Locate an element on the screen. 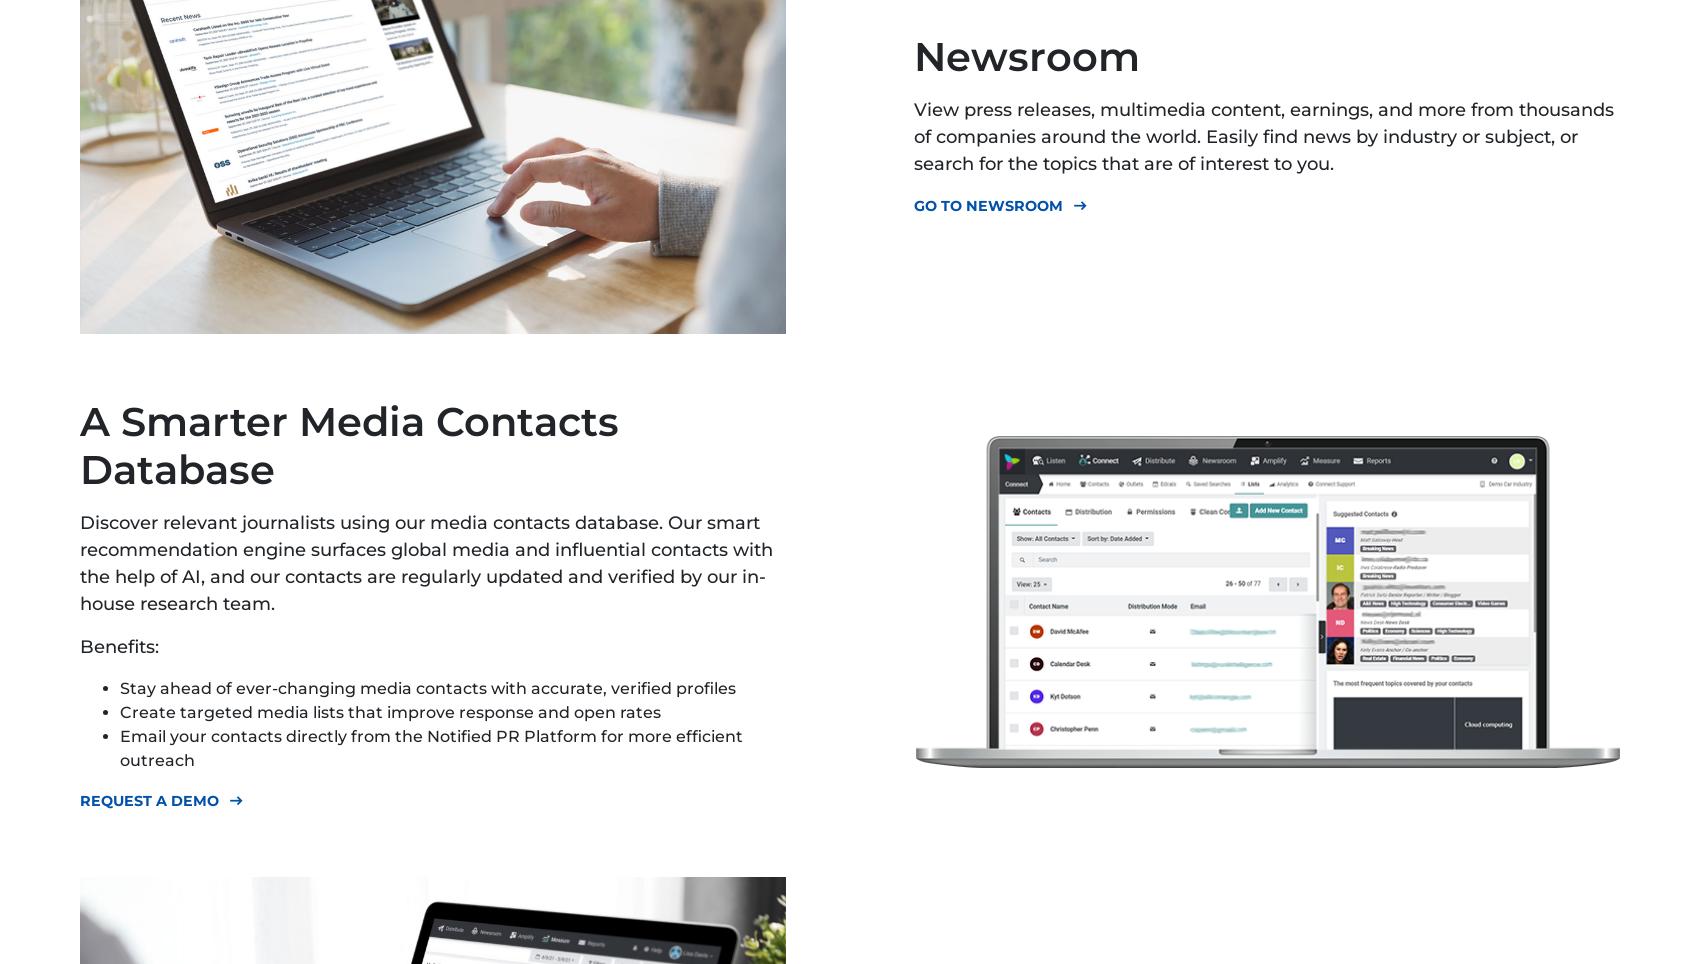  'GO TO NEWSROOM' is located at coordinates (987, 206).